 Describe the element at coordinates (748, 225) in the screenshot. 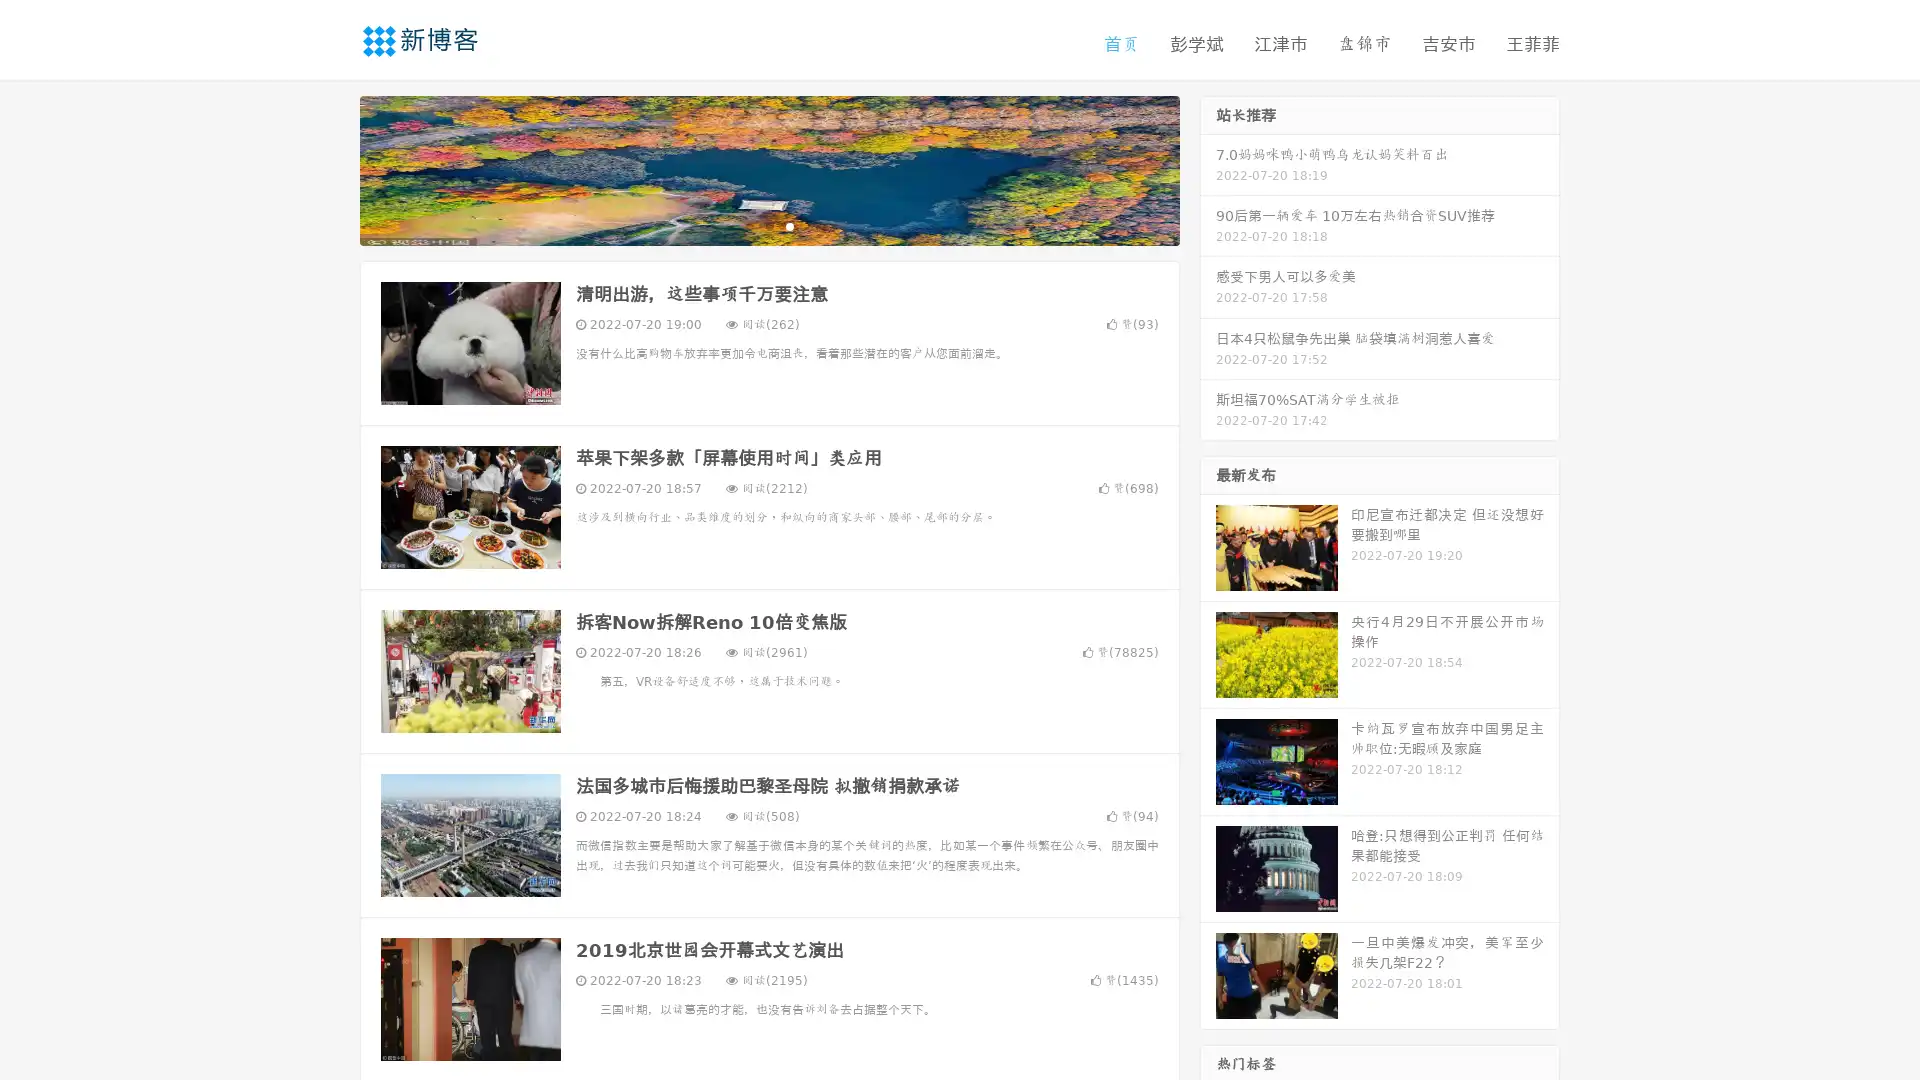

I see `Go to slide 1` at that location.